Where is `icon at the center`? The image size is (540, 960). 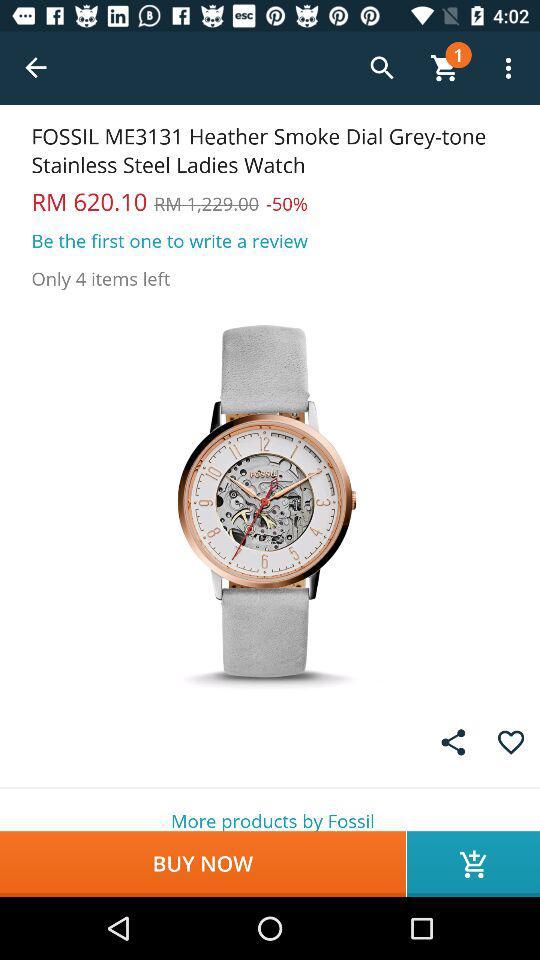 icon at the center is located at coordinates (270, 500).